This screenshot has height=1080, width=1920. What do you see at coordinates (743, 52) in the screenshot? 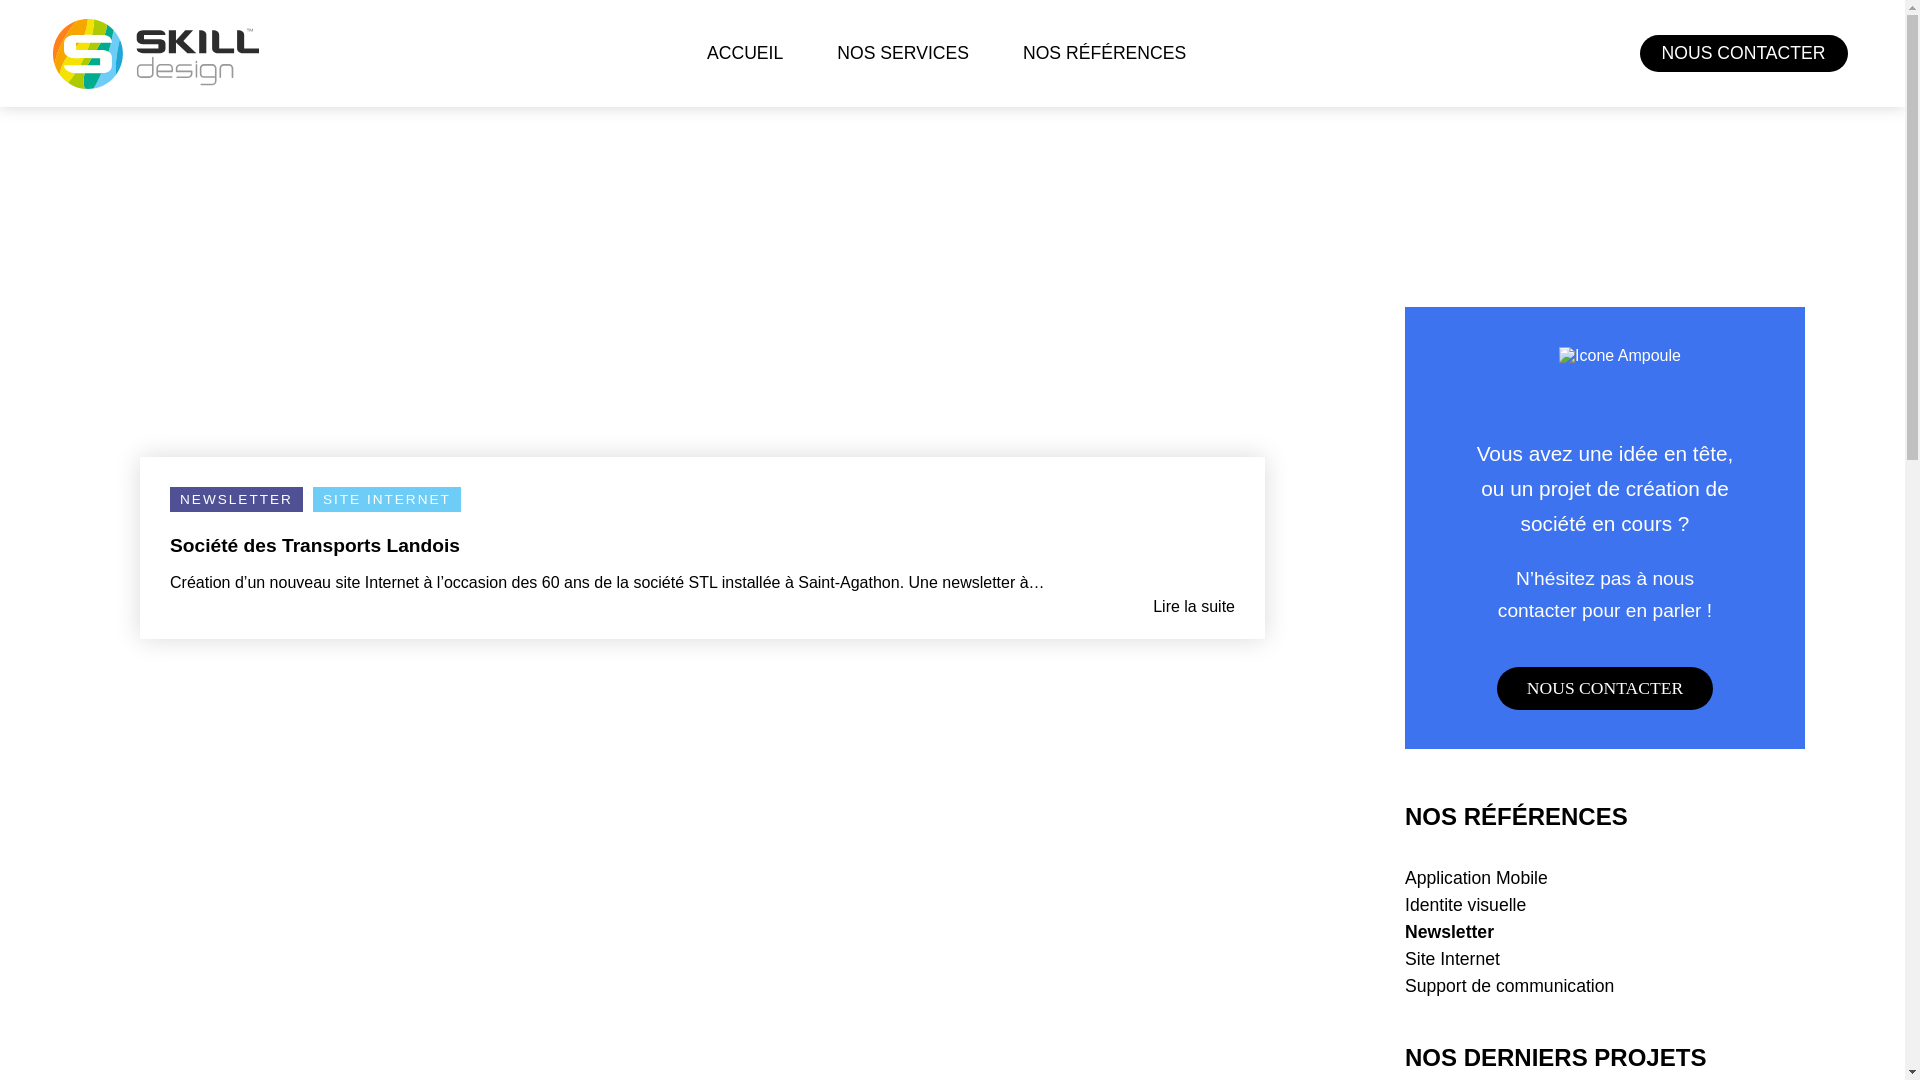
I see `'ACCUEIL'` at bounding box center [743, 52].